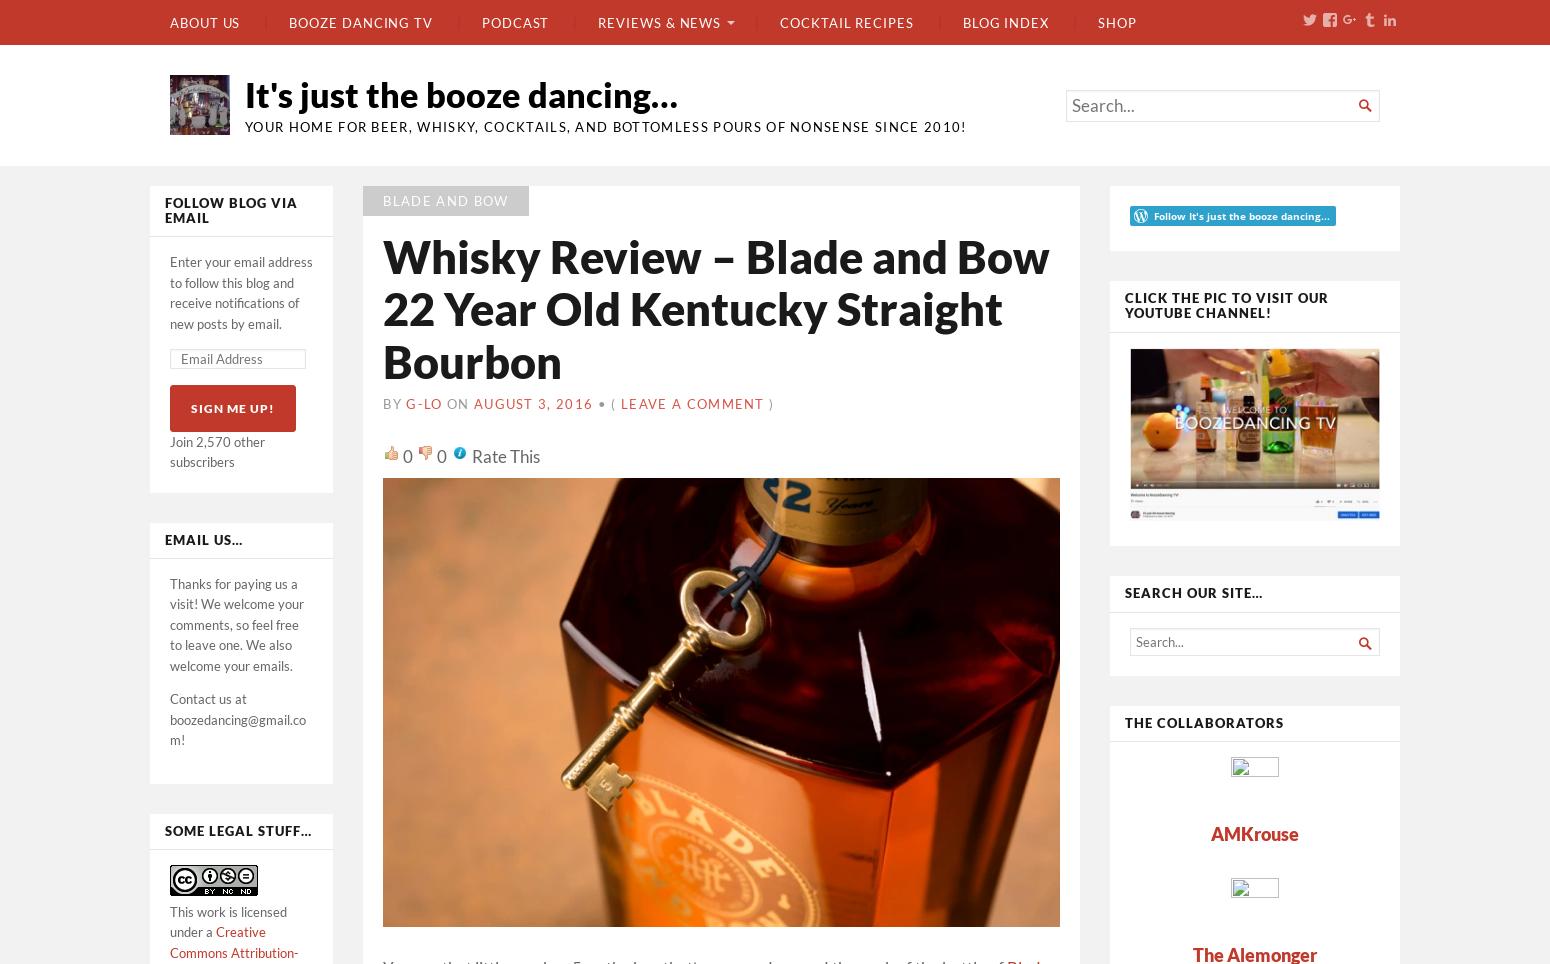  What do you see at coordinates (461, 93) in the screenshot?
I see `'It's just the booze dancing…'` at bounding box center [461, 93].